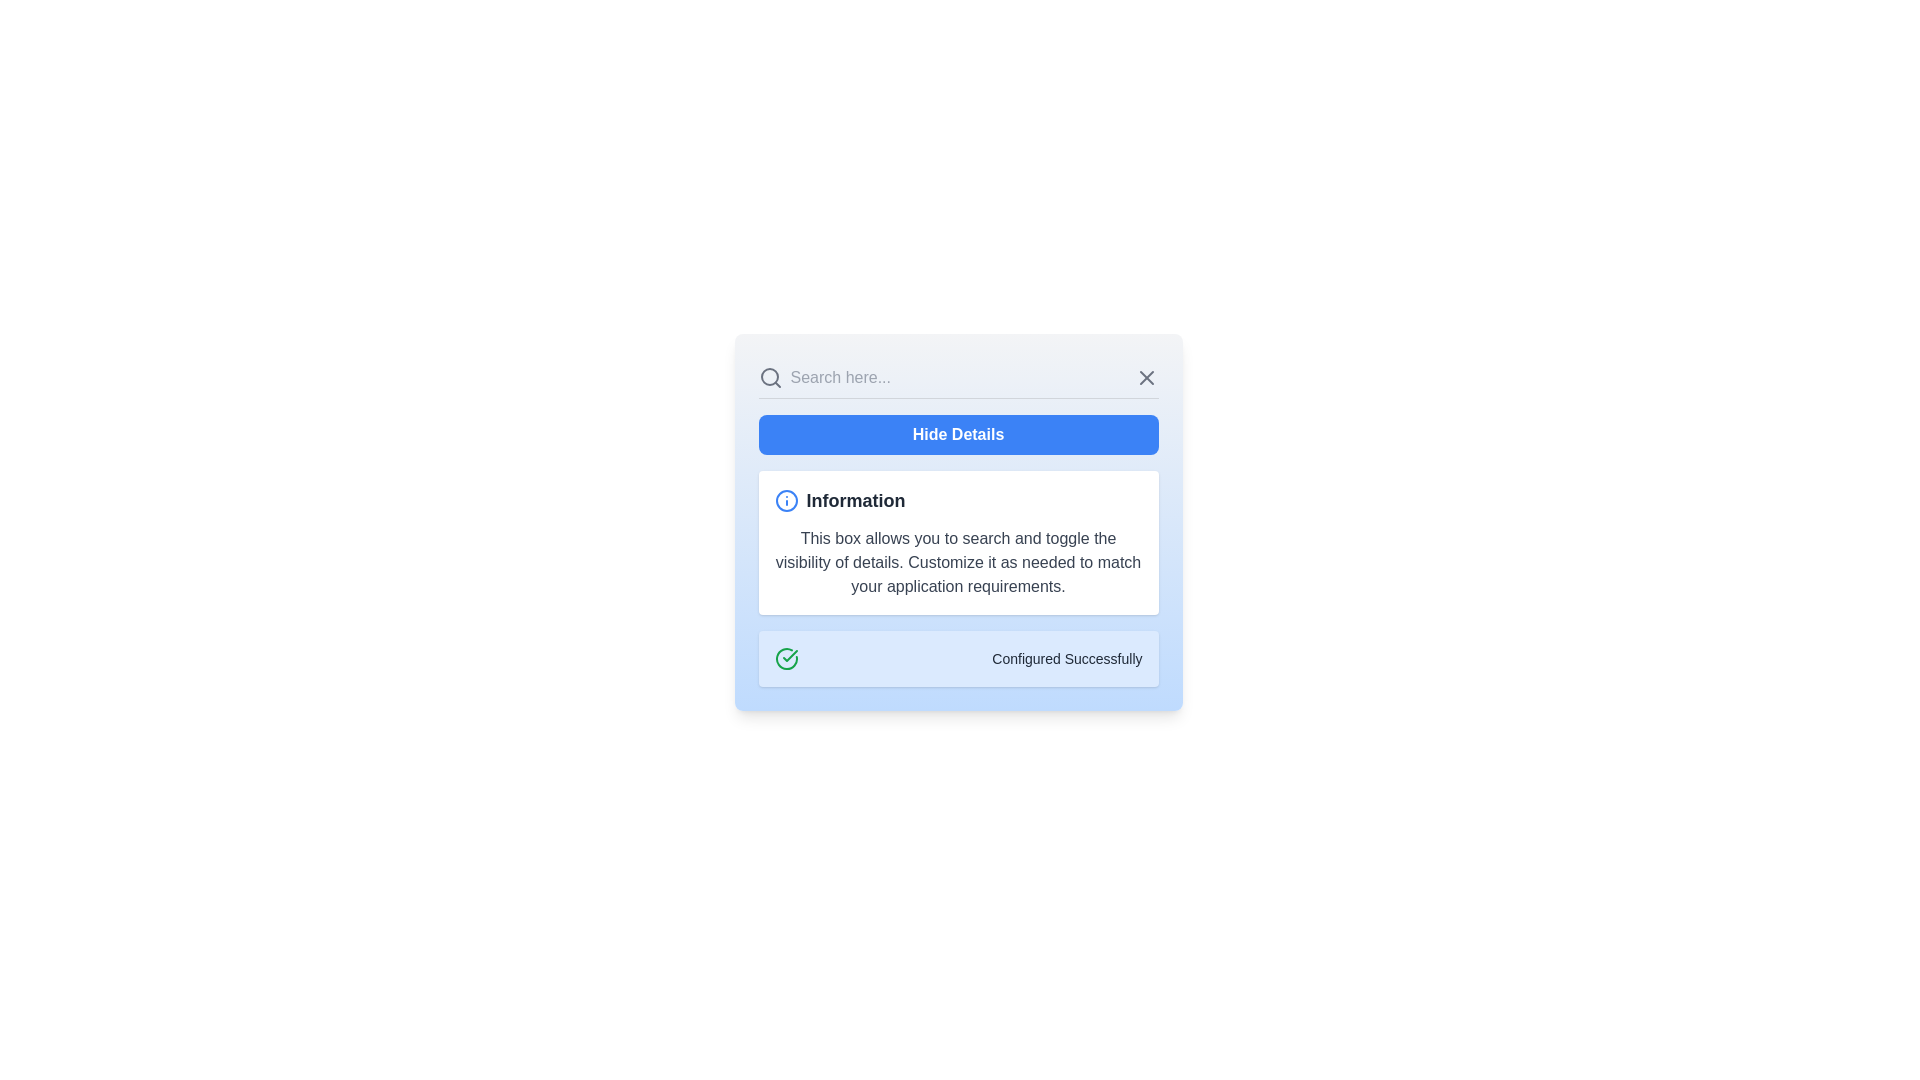 This screenshot has width=1920, height=1080. I want to click on the status message text label indicating a successful configuration action, located in the lower-right corner of the notification bar next to a green checkmark icon, so click(1066, 659).